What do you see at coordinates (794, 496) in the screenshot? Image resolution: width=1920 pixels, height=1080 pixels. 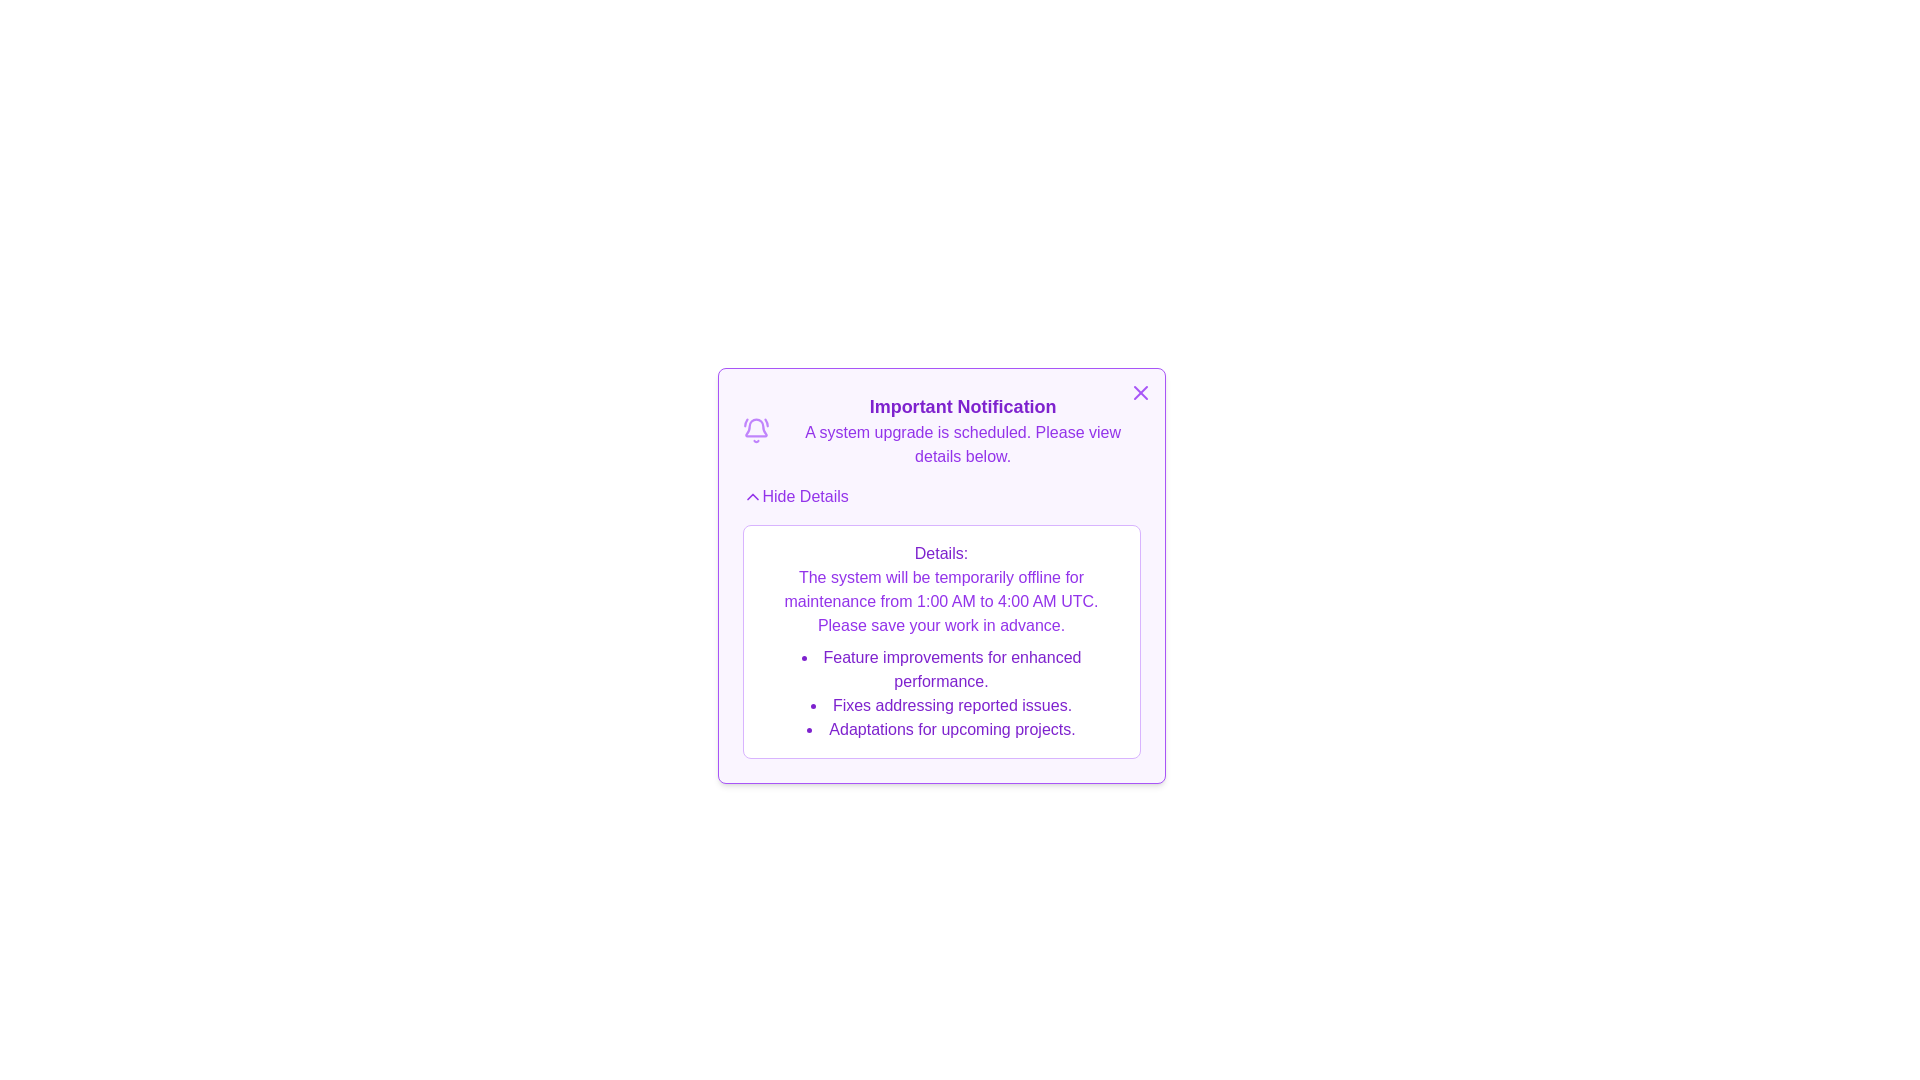 I see `the 'Hide Details' button to toggle the visibility of the details` at bounding box center [794, 496].